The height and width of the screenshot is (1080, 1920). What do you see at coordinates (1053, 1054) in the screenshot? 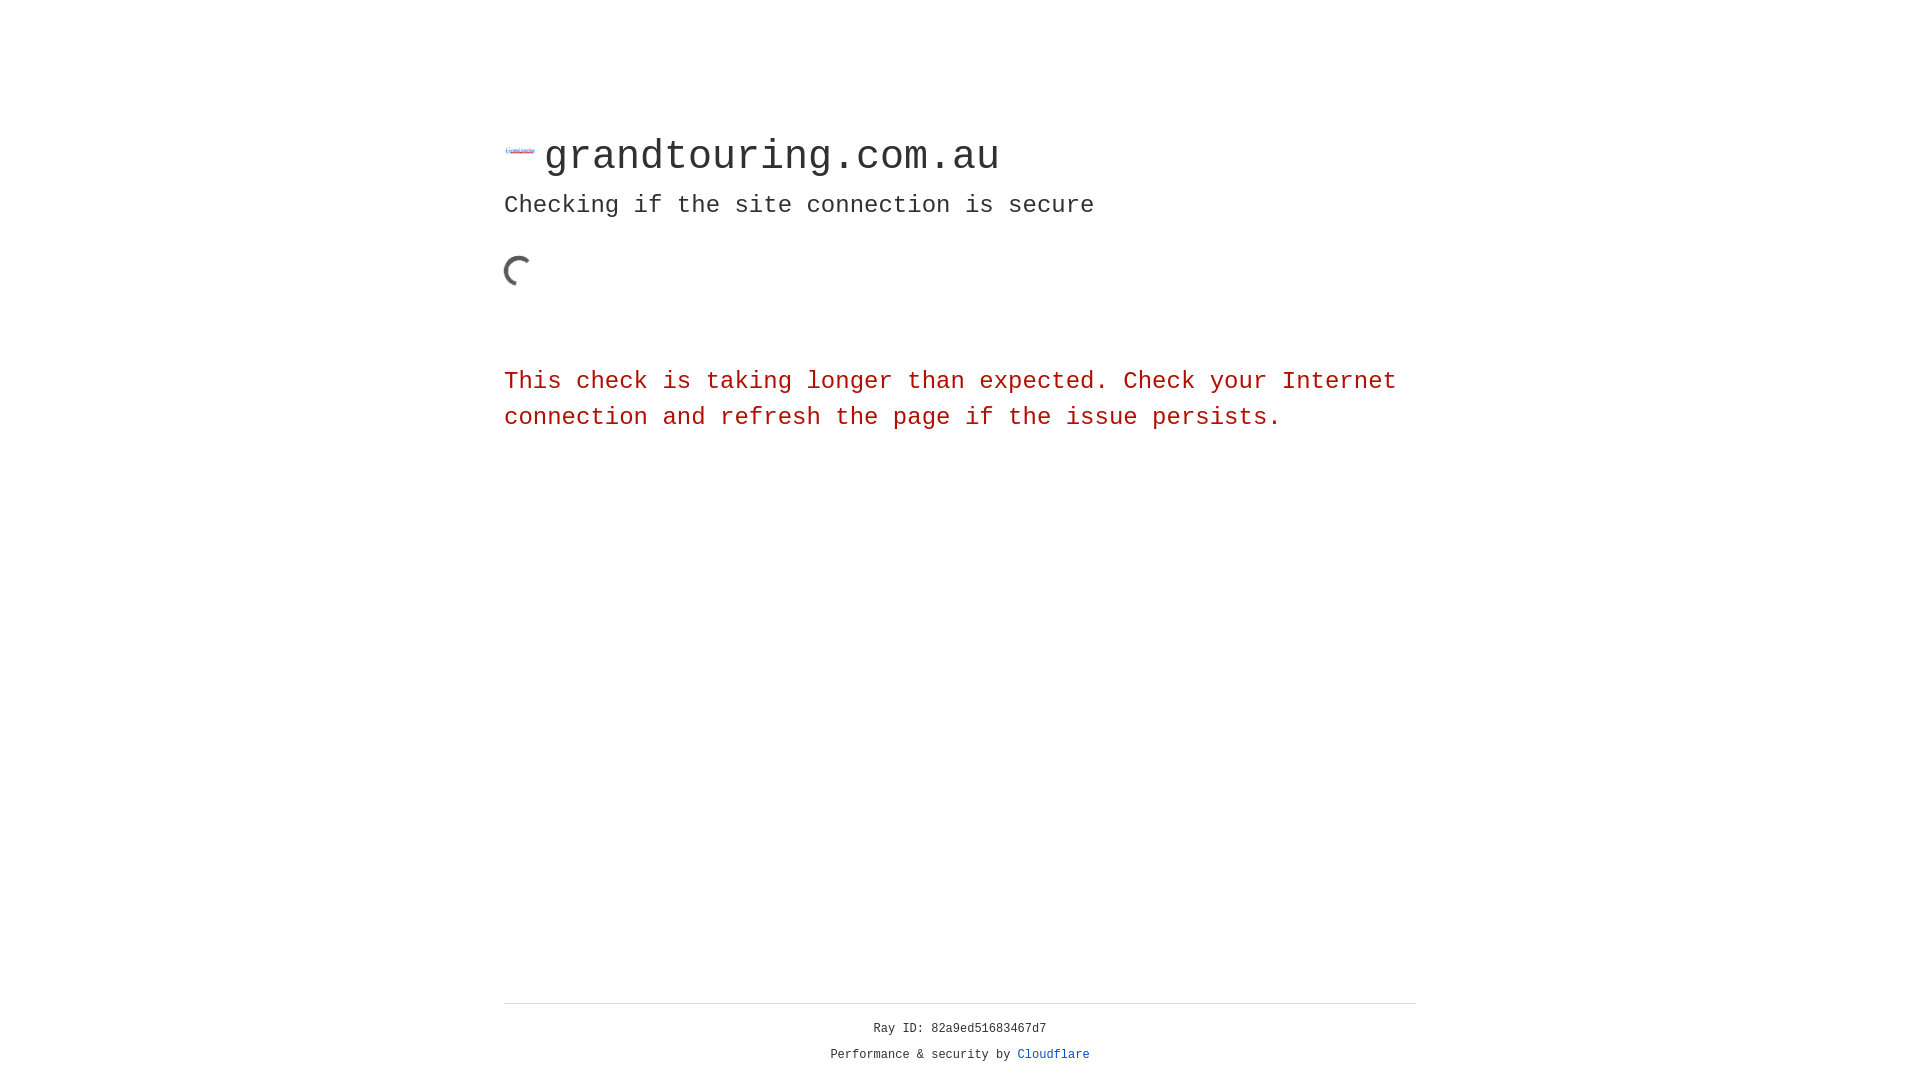
I see `'Cloudflare'` at bounding box center [1053, 1054].